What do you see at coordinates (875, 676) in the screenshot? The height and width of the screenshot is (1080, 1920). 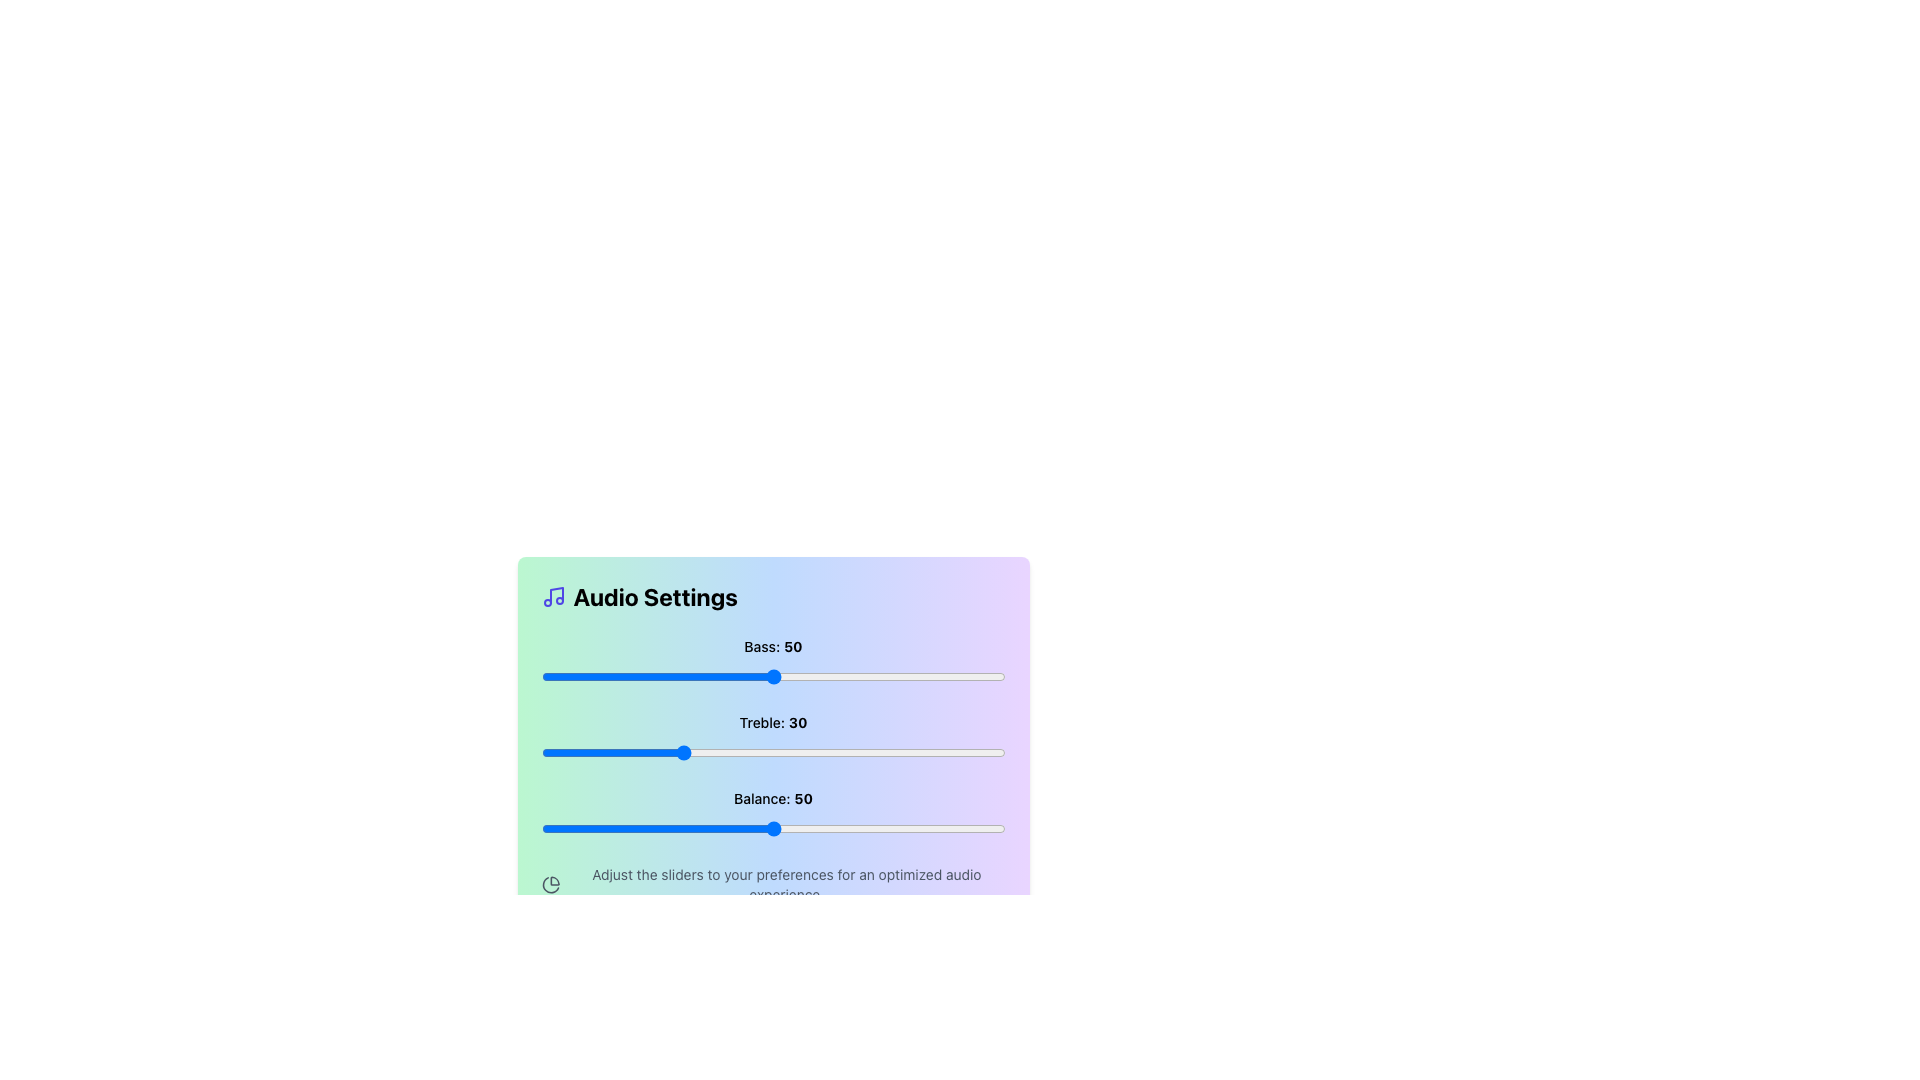 I see `the bass` at bounding box center [875, 676].